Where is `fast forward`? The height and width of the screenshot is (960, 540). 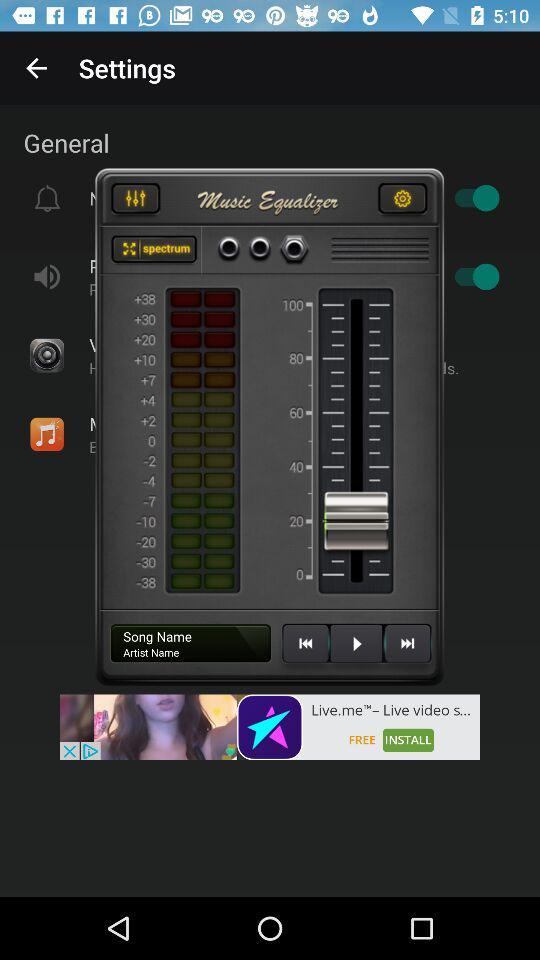 fast forward is located at coordinates (406, 650).